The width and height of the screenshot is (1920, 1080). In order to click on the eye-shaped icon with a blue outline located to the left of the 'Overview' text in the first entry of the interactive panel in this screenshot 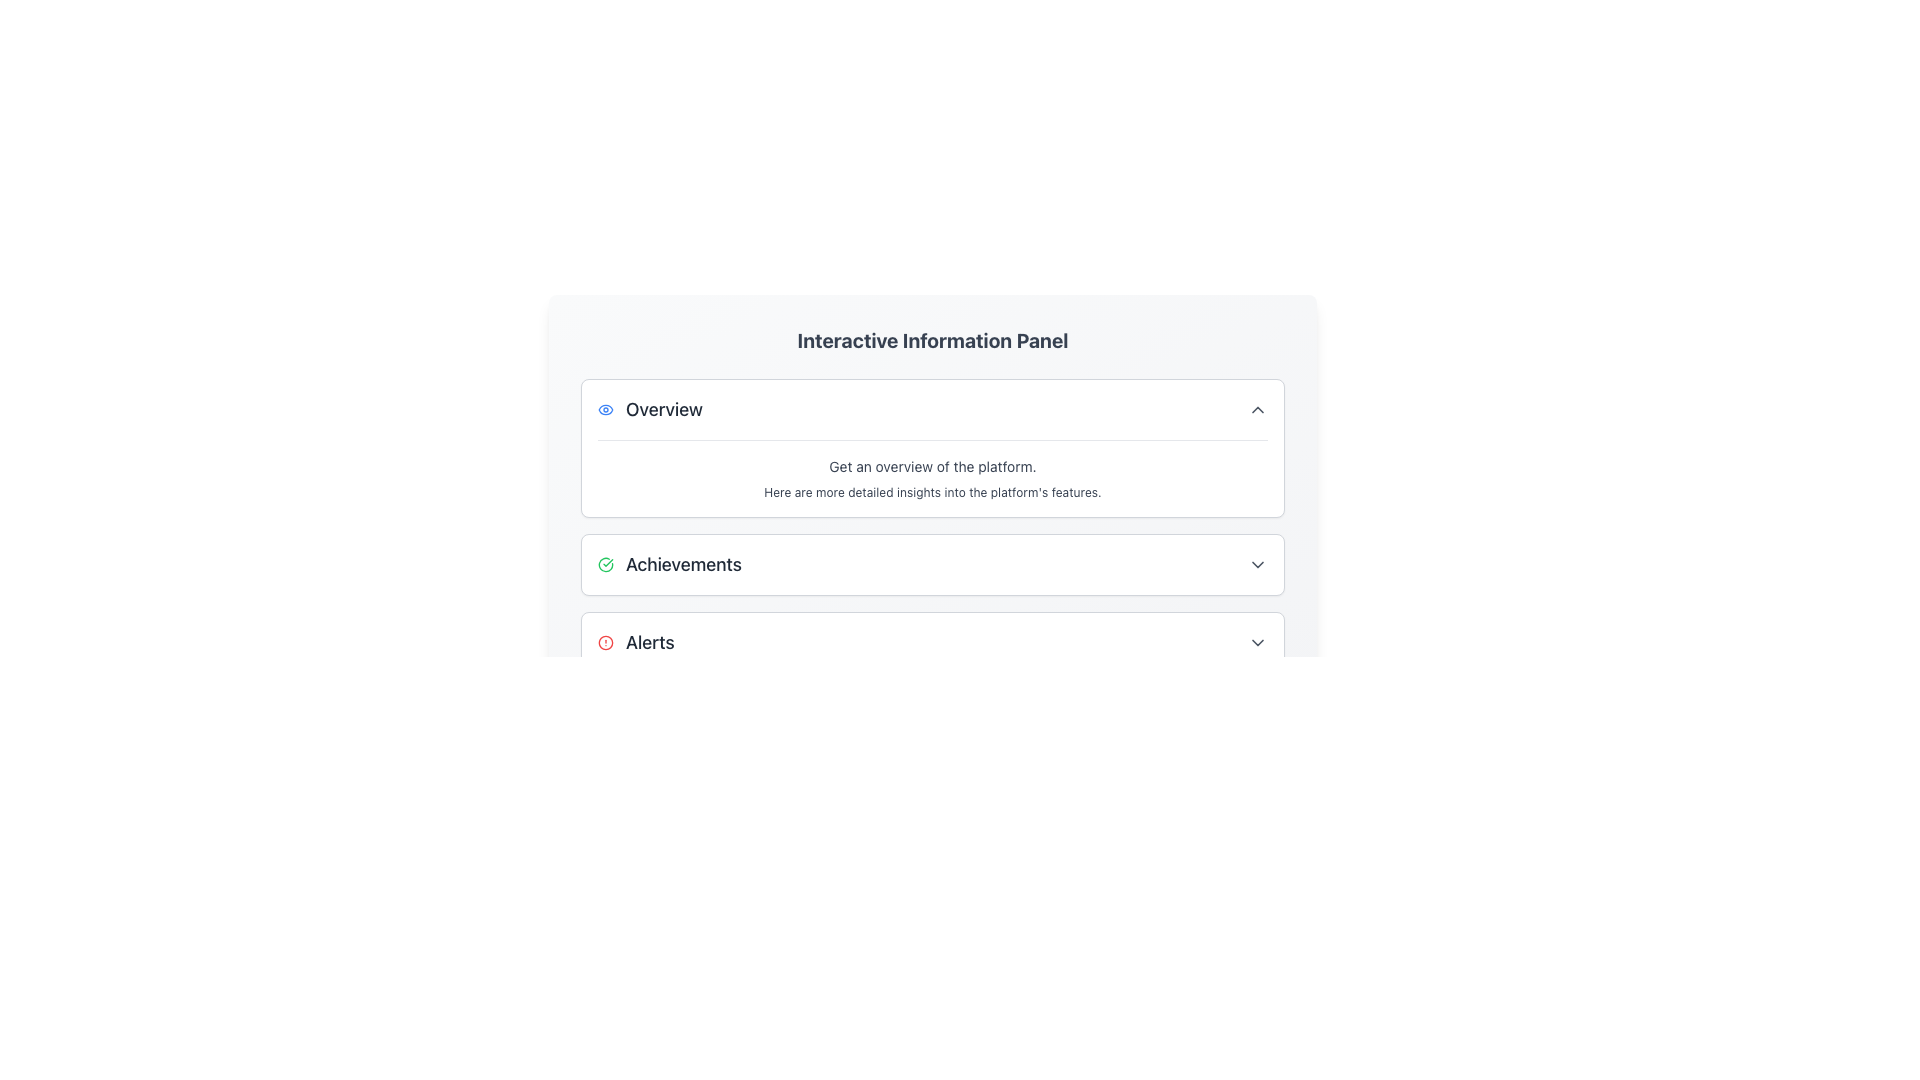, I will do `click(604, 408)`.